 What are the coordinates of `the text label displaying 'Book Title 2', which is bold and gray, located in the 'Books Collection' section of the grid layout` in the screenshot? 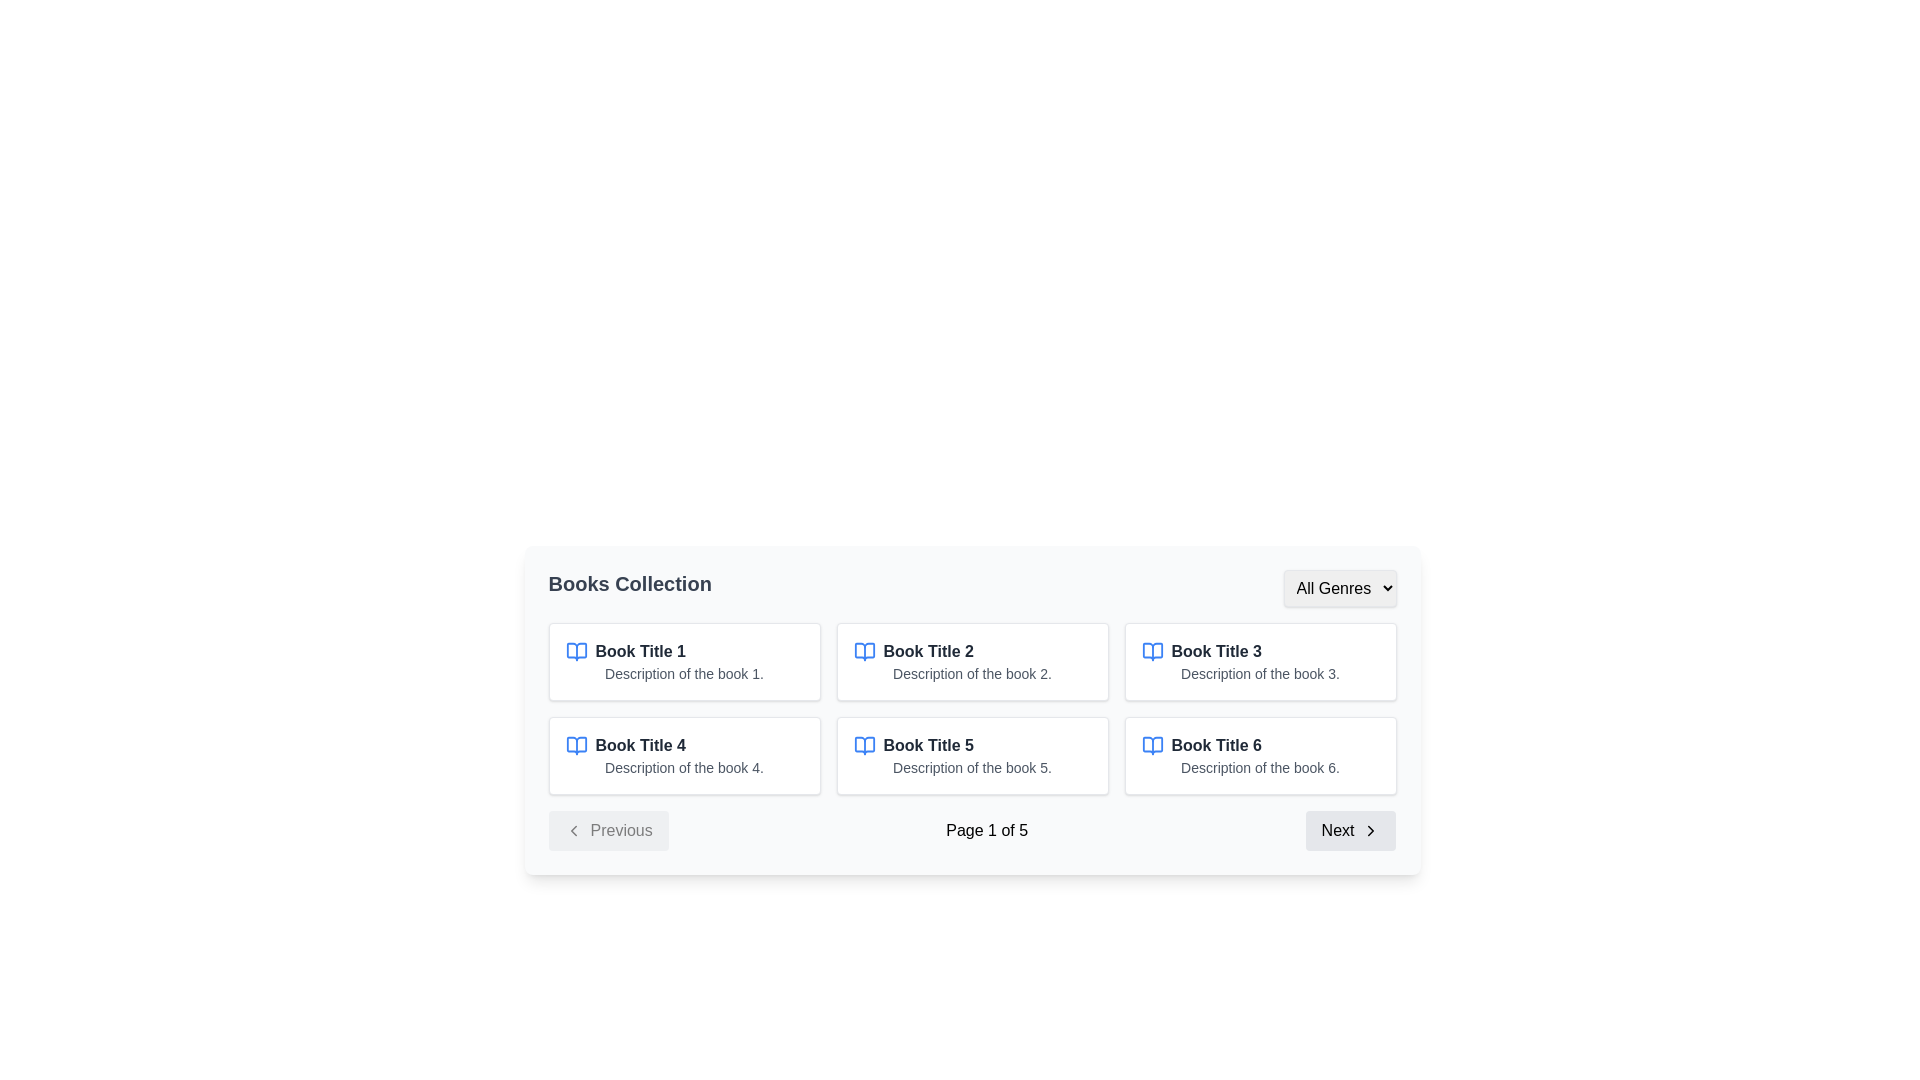 It's located at (927, 651).